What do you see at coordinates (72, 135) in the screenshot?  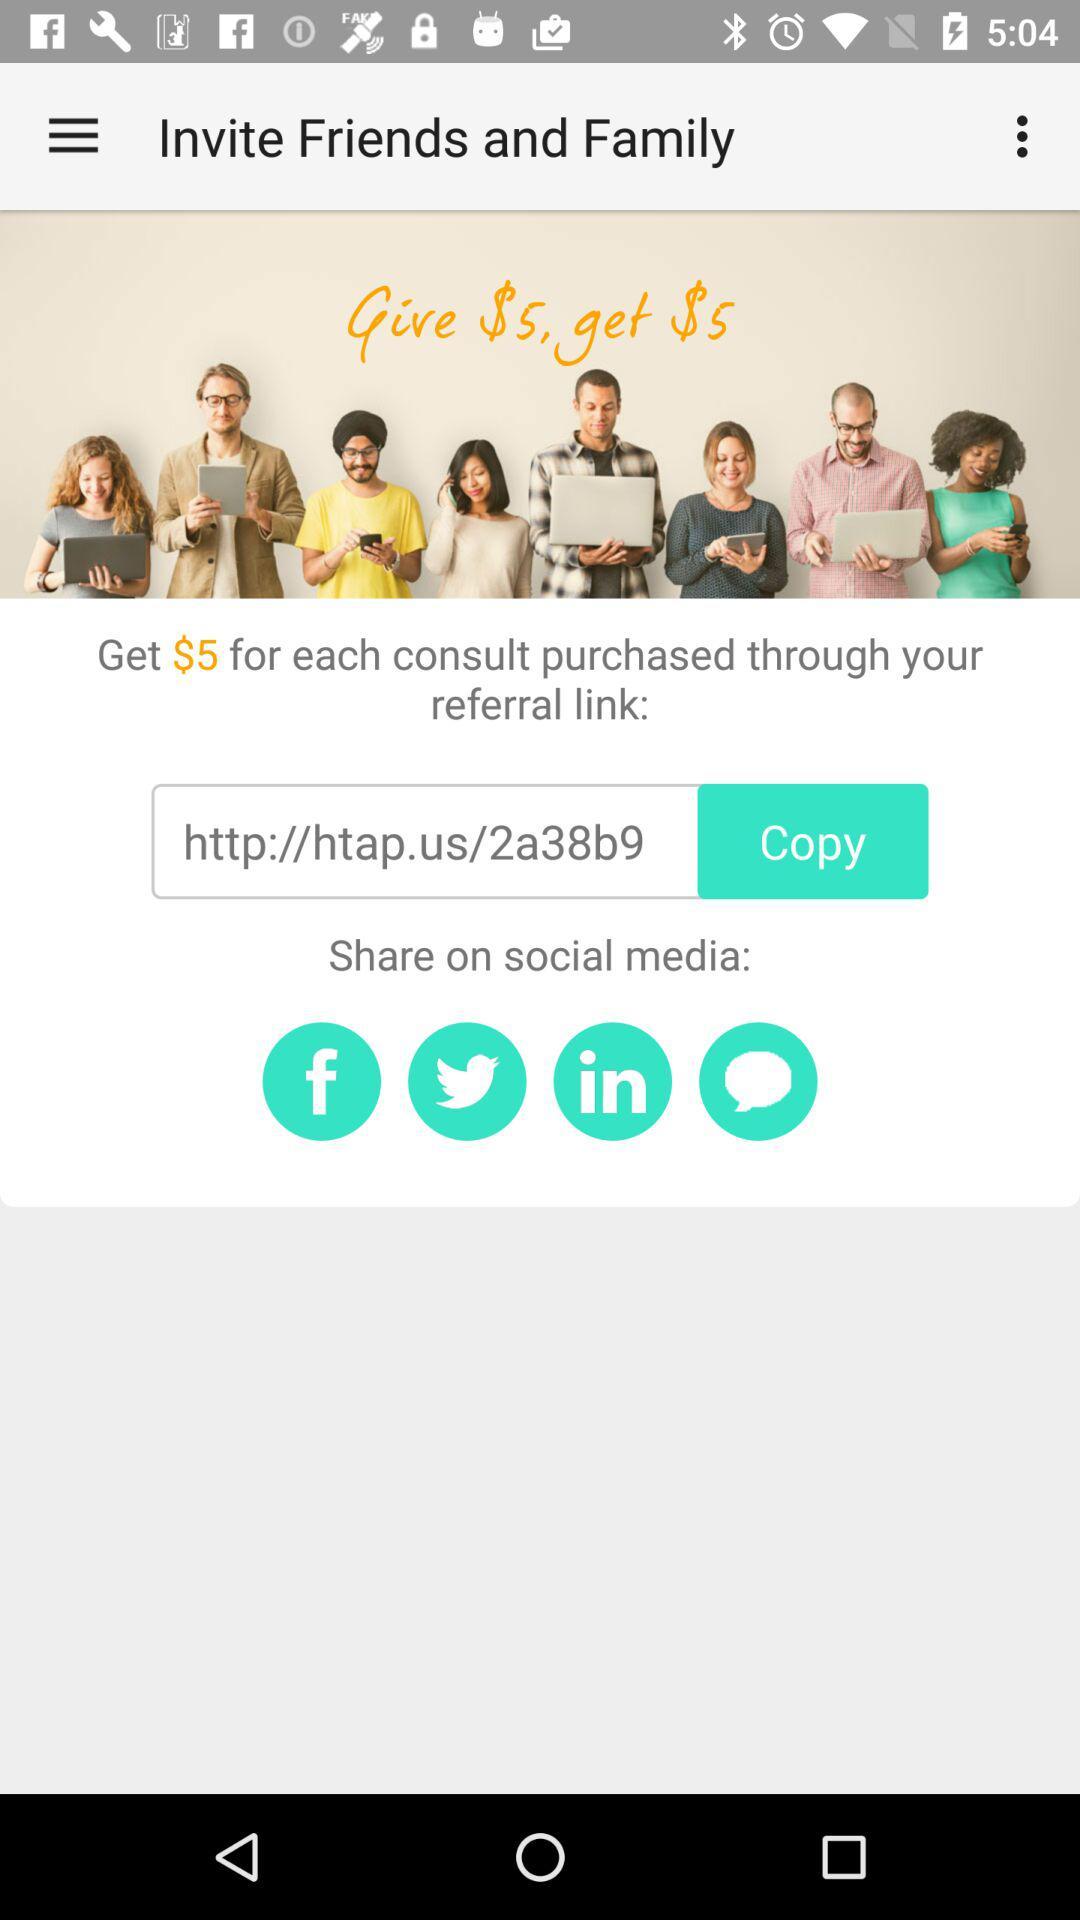 I see `the app to the left of the invite friends and` at bounding box center [72, 135].